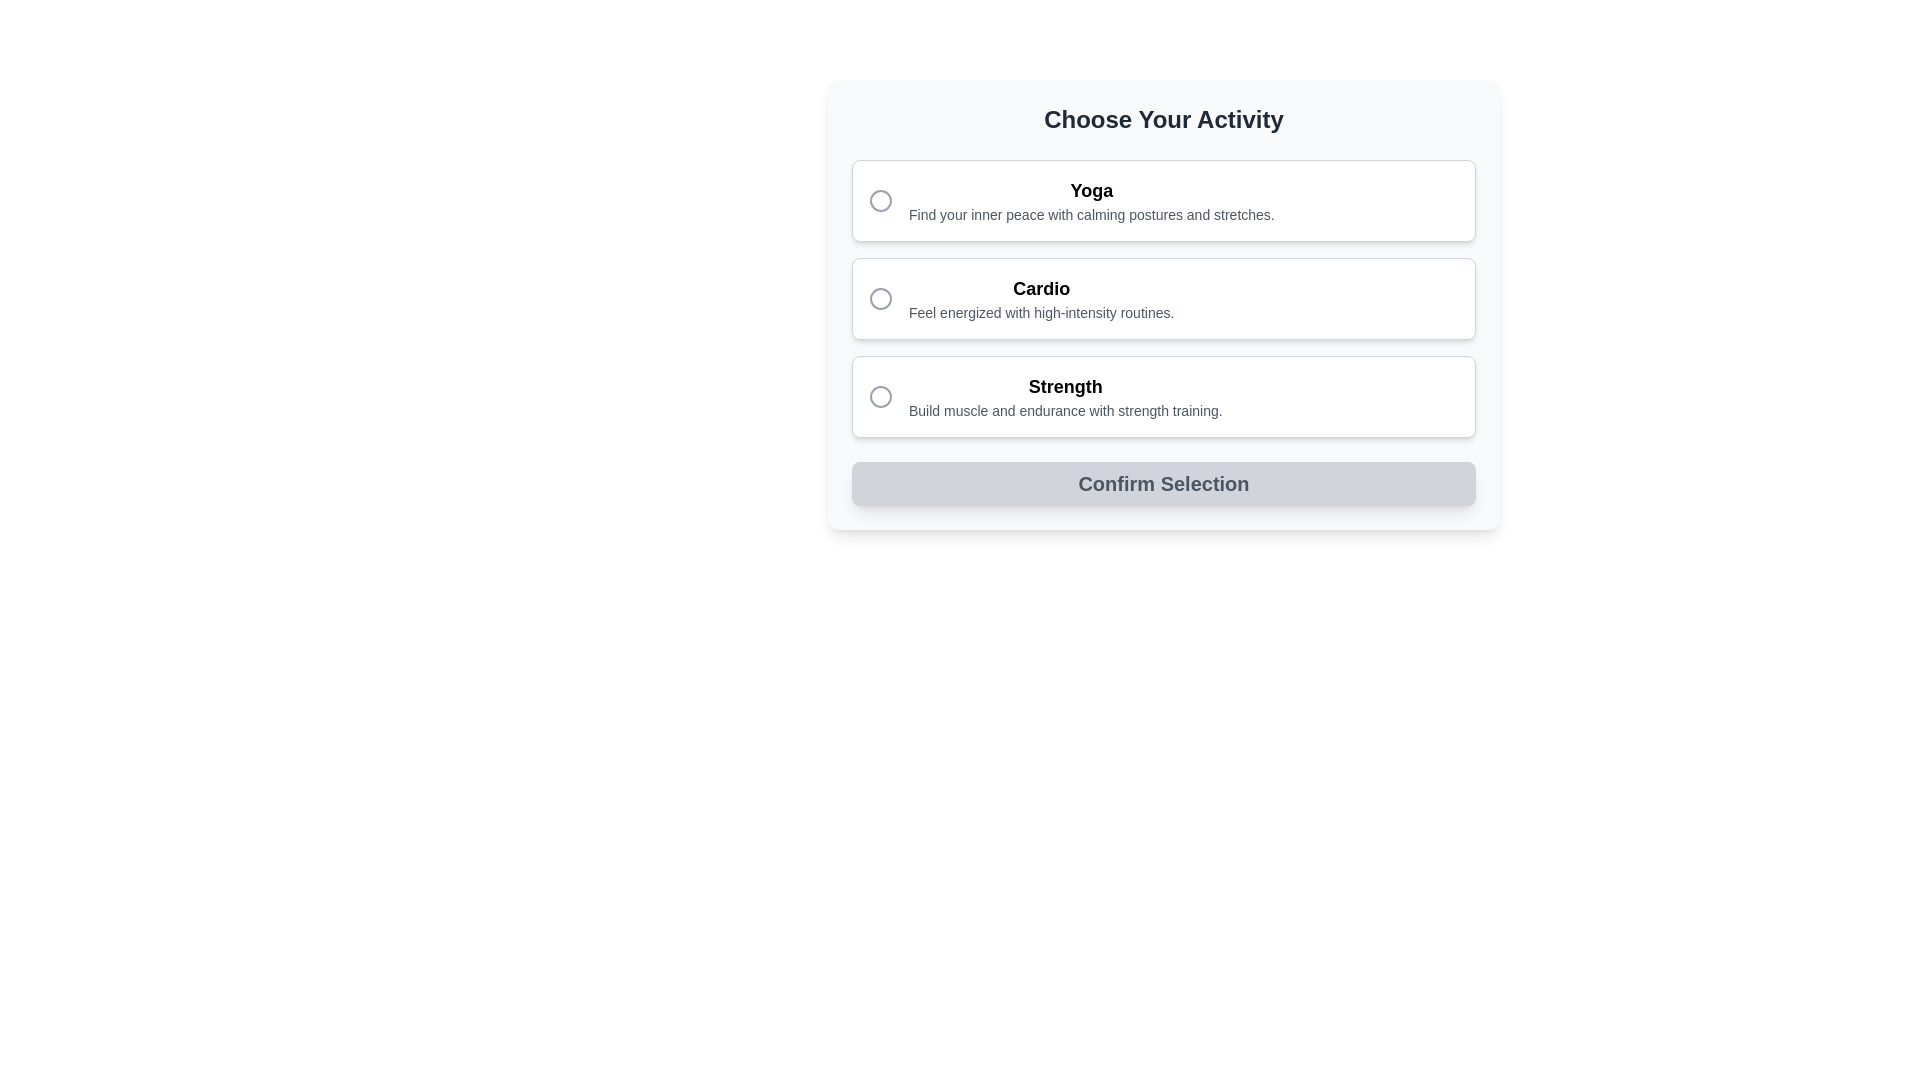 This screenshot has height=1080, width=1920. Describe the element at coordinates (1040, 312) in the screenshot. I see `descriptive subtitle text label located below the bold 'Cardio' heading within the 'Cardio' activity option` at that location.